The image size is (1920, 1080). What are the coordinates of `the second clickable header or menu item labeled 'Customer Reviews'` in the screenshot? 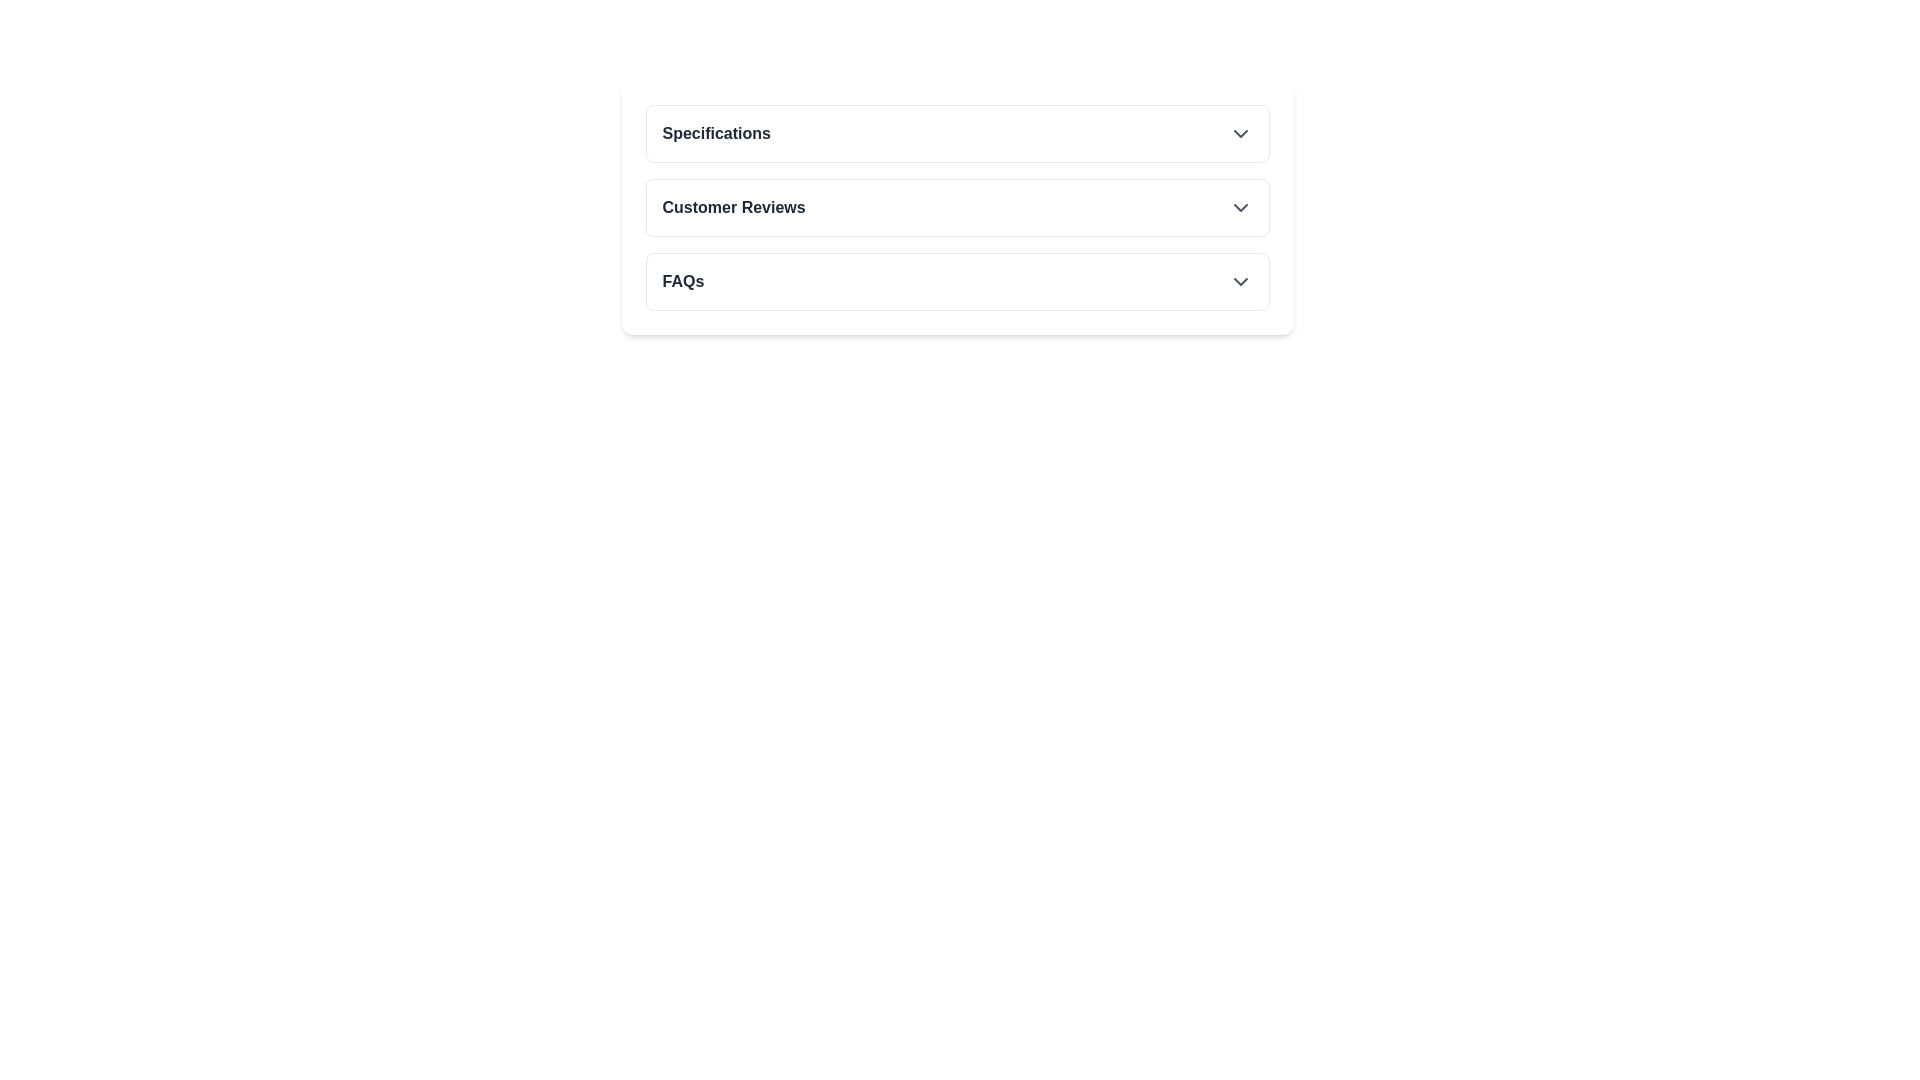 It's located at (956, 208).